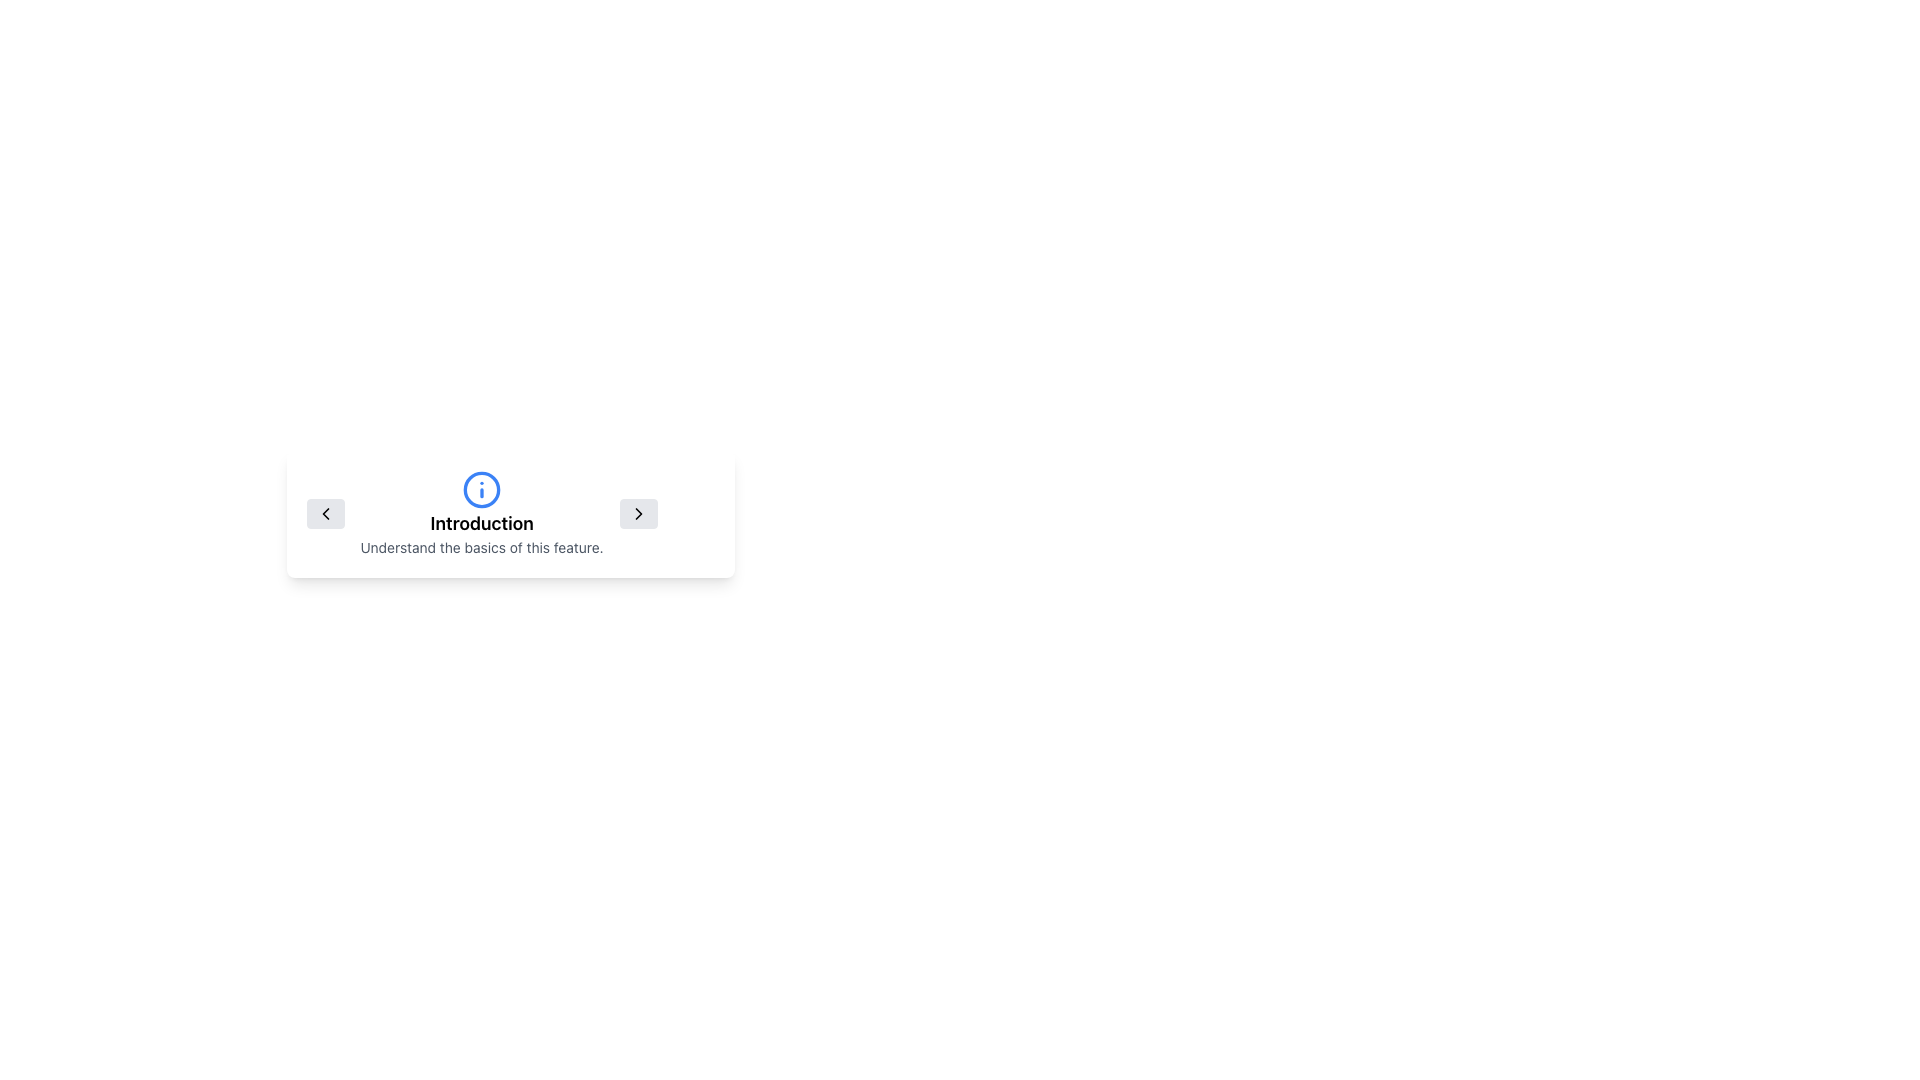 This screenshot has width=1920, height=1080. Describe the element at coordinates (482, 489) in the screenshot. I see `the circular icon with a blue border` at that location.